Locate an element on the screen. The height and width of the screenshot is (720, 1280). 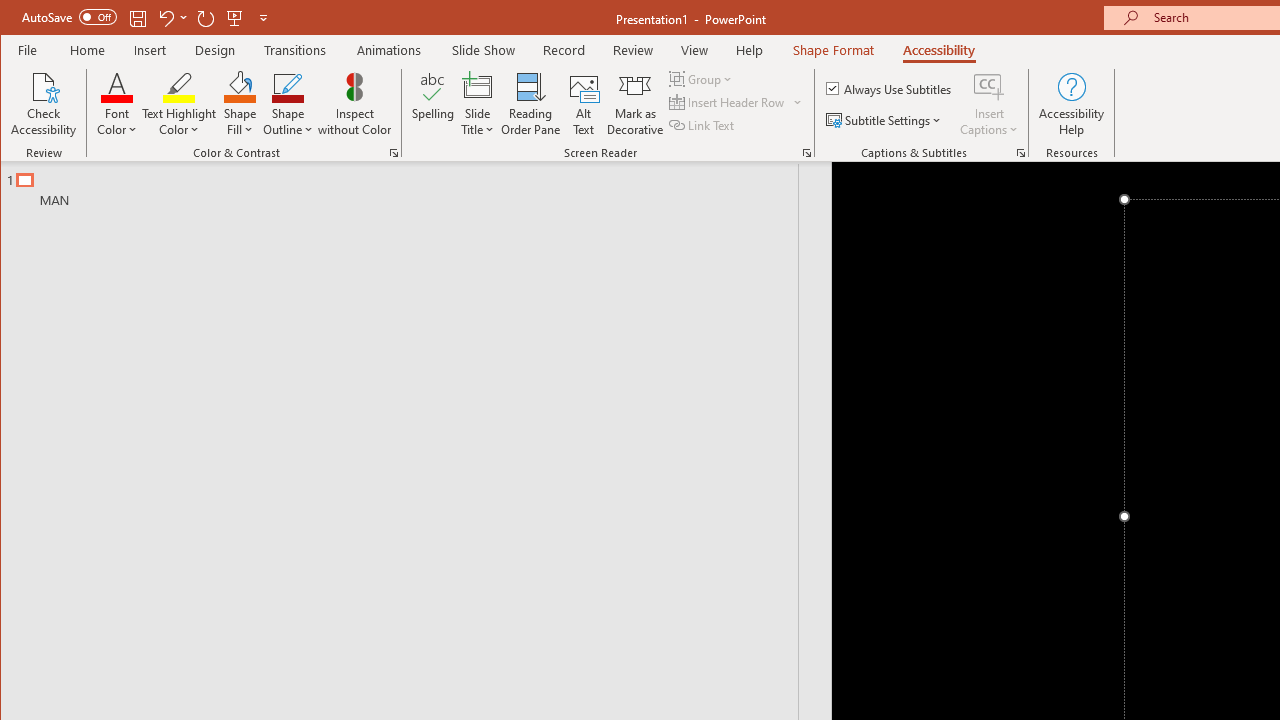
'Screen Reader' is located at coordinates (807, 152).